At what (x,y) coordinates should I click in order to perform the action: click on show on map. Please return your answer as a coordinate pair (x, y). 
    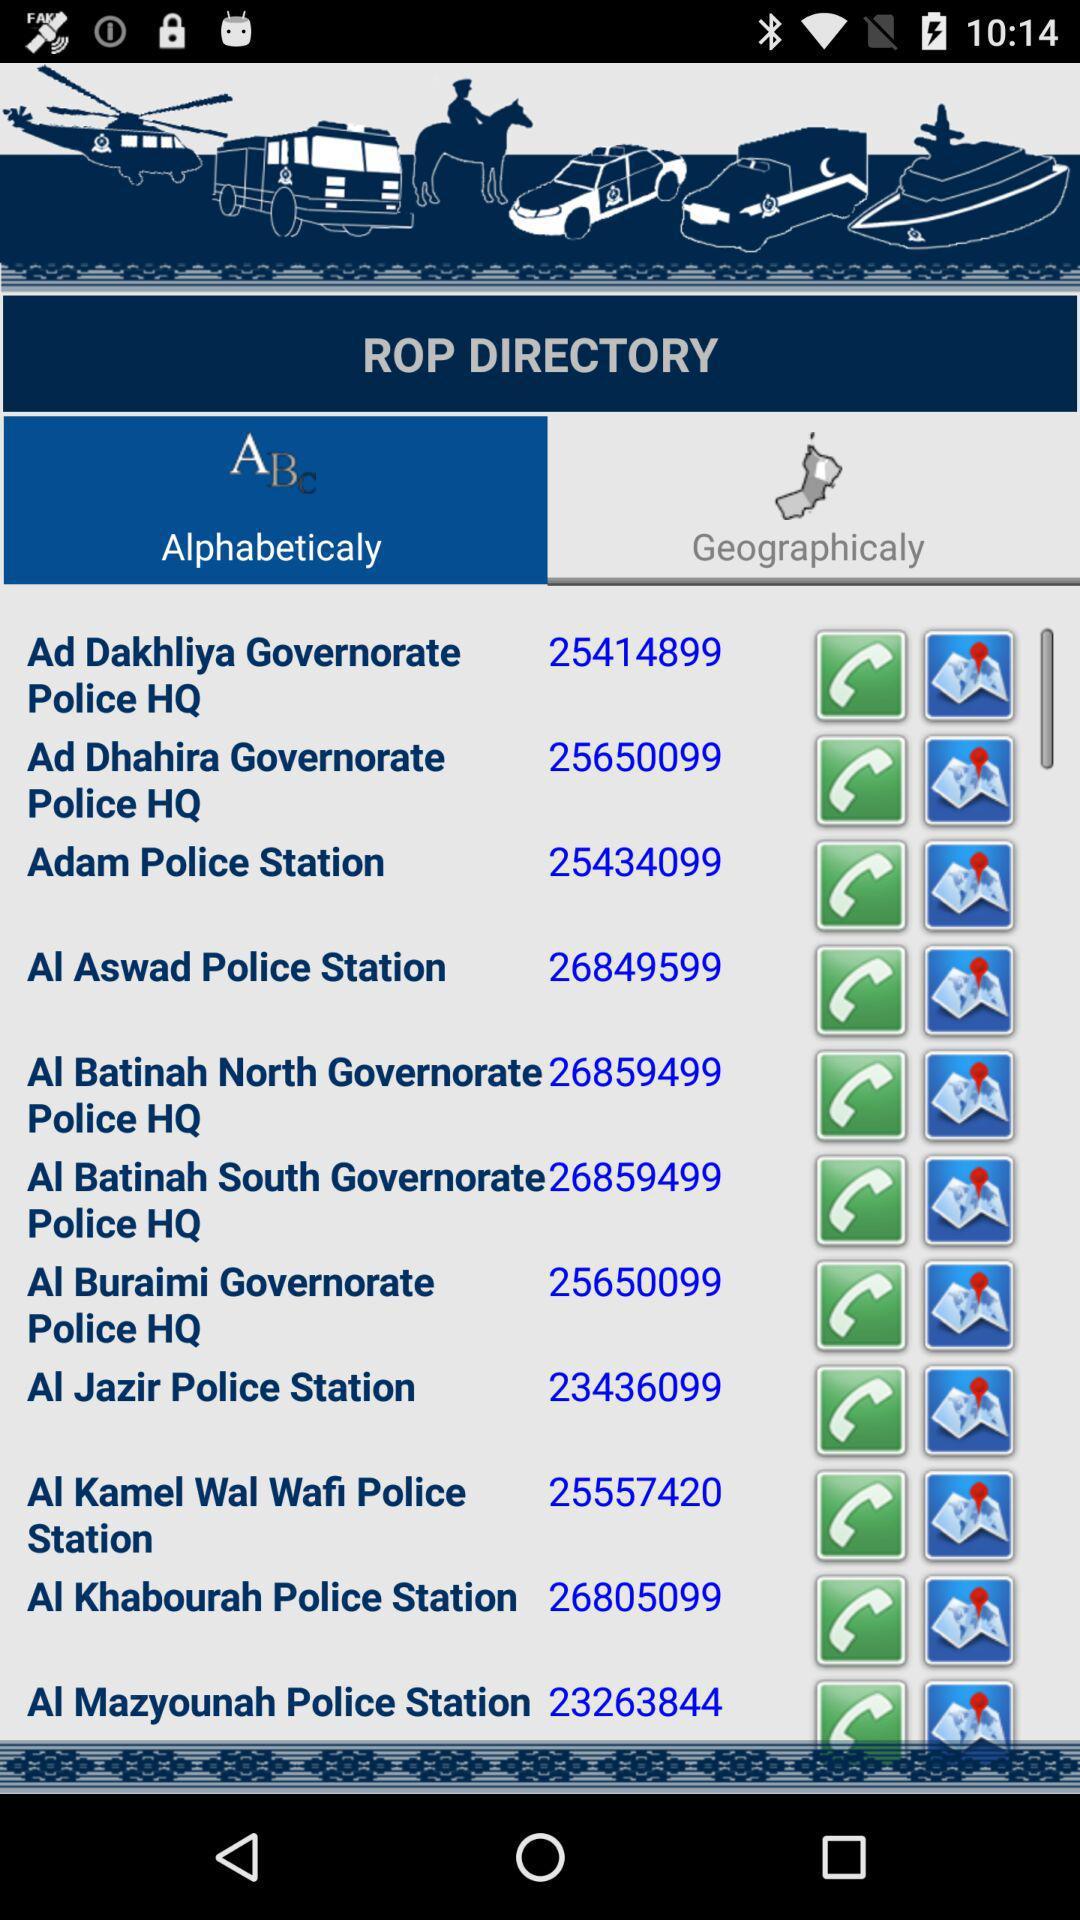
    Looking at the image, I should click on (967, 885).